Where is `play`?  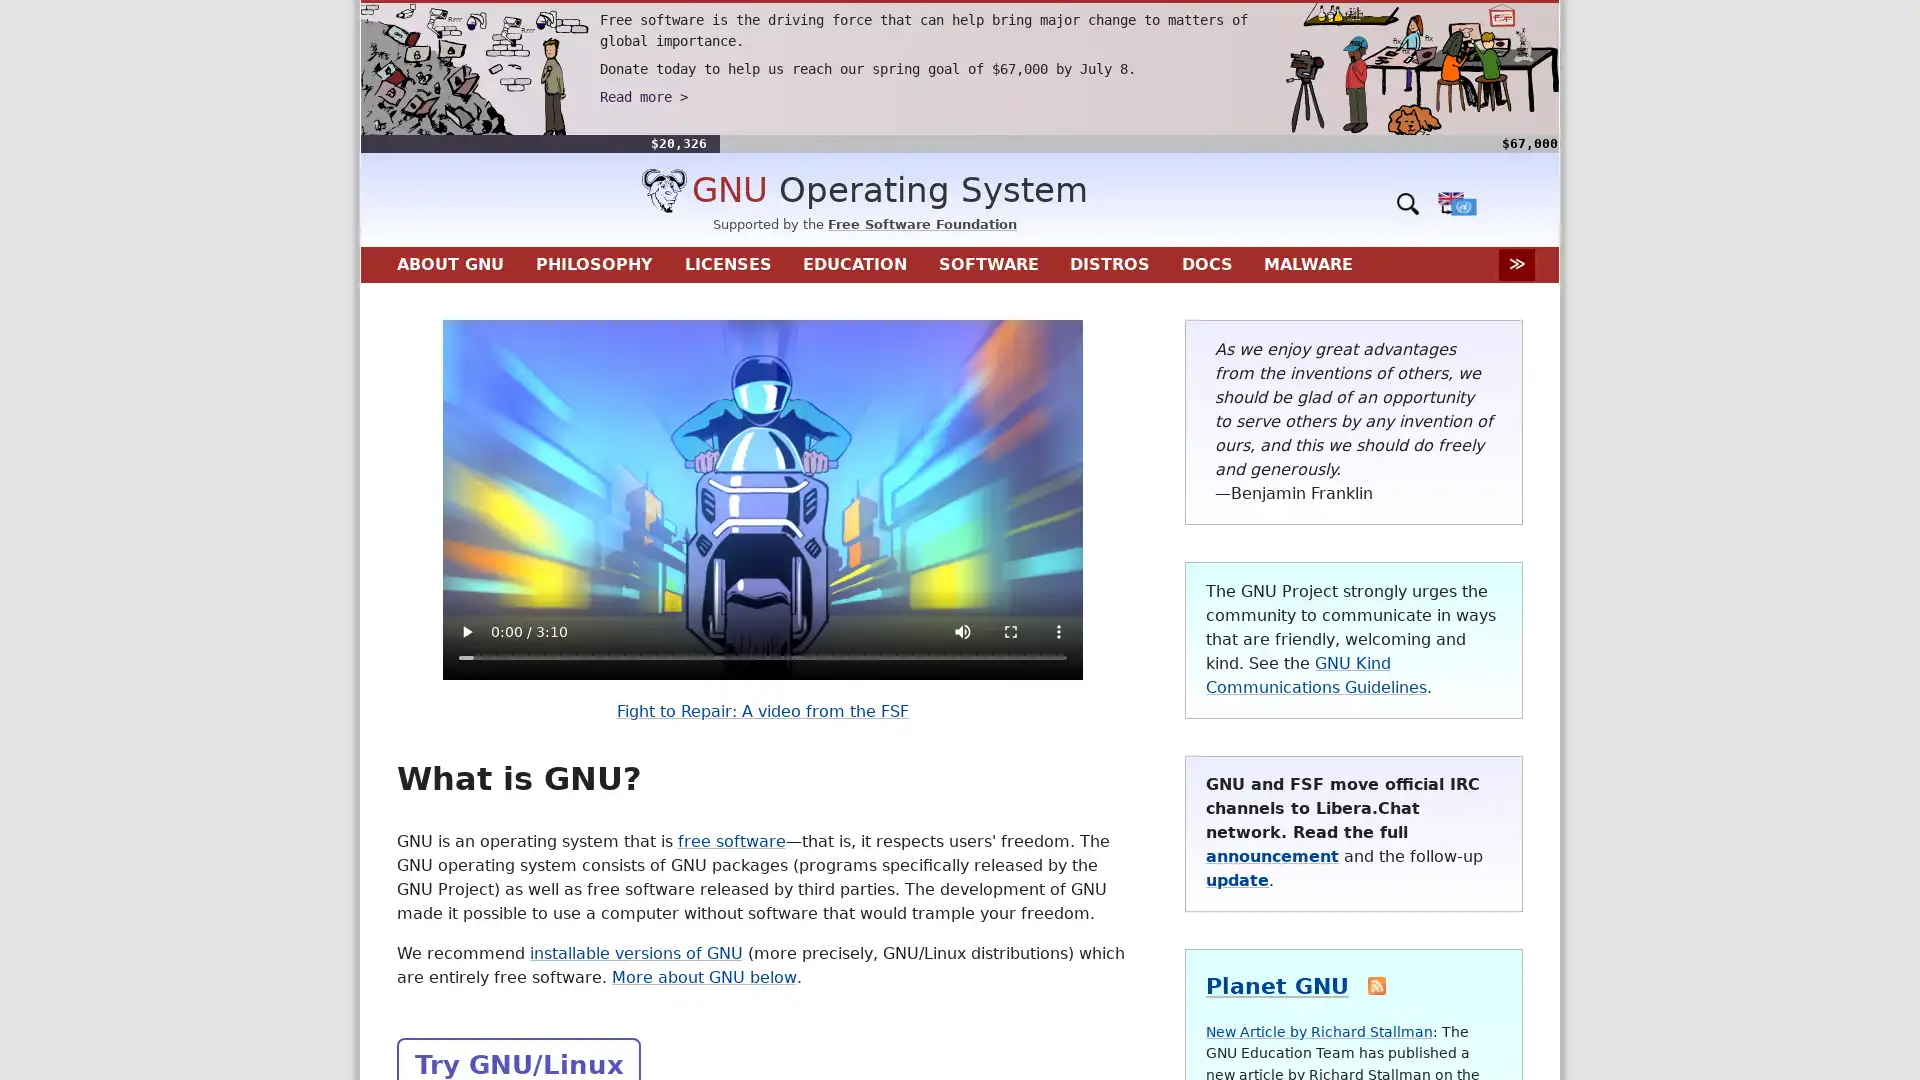
play is located at coordinates (464, 632).